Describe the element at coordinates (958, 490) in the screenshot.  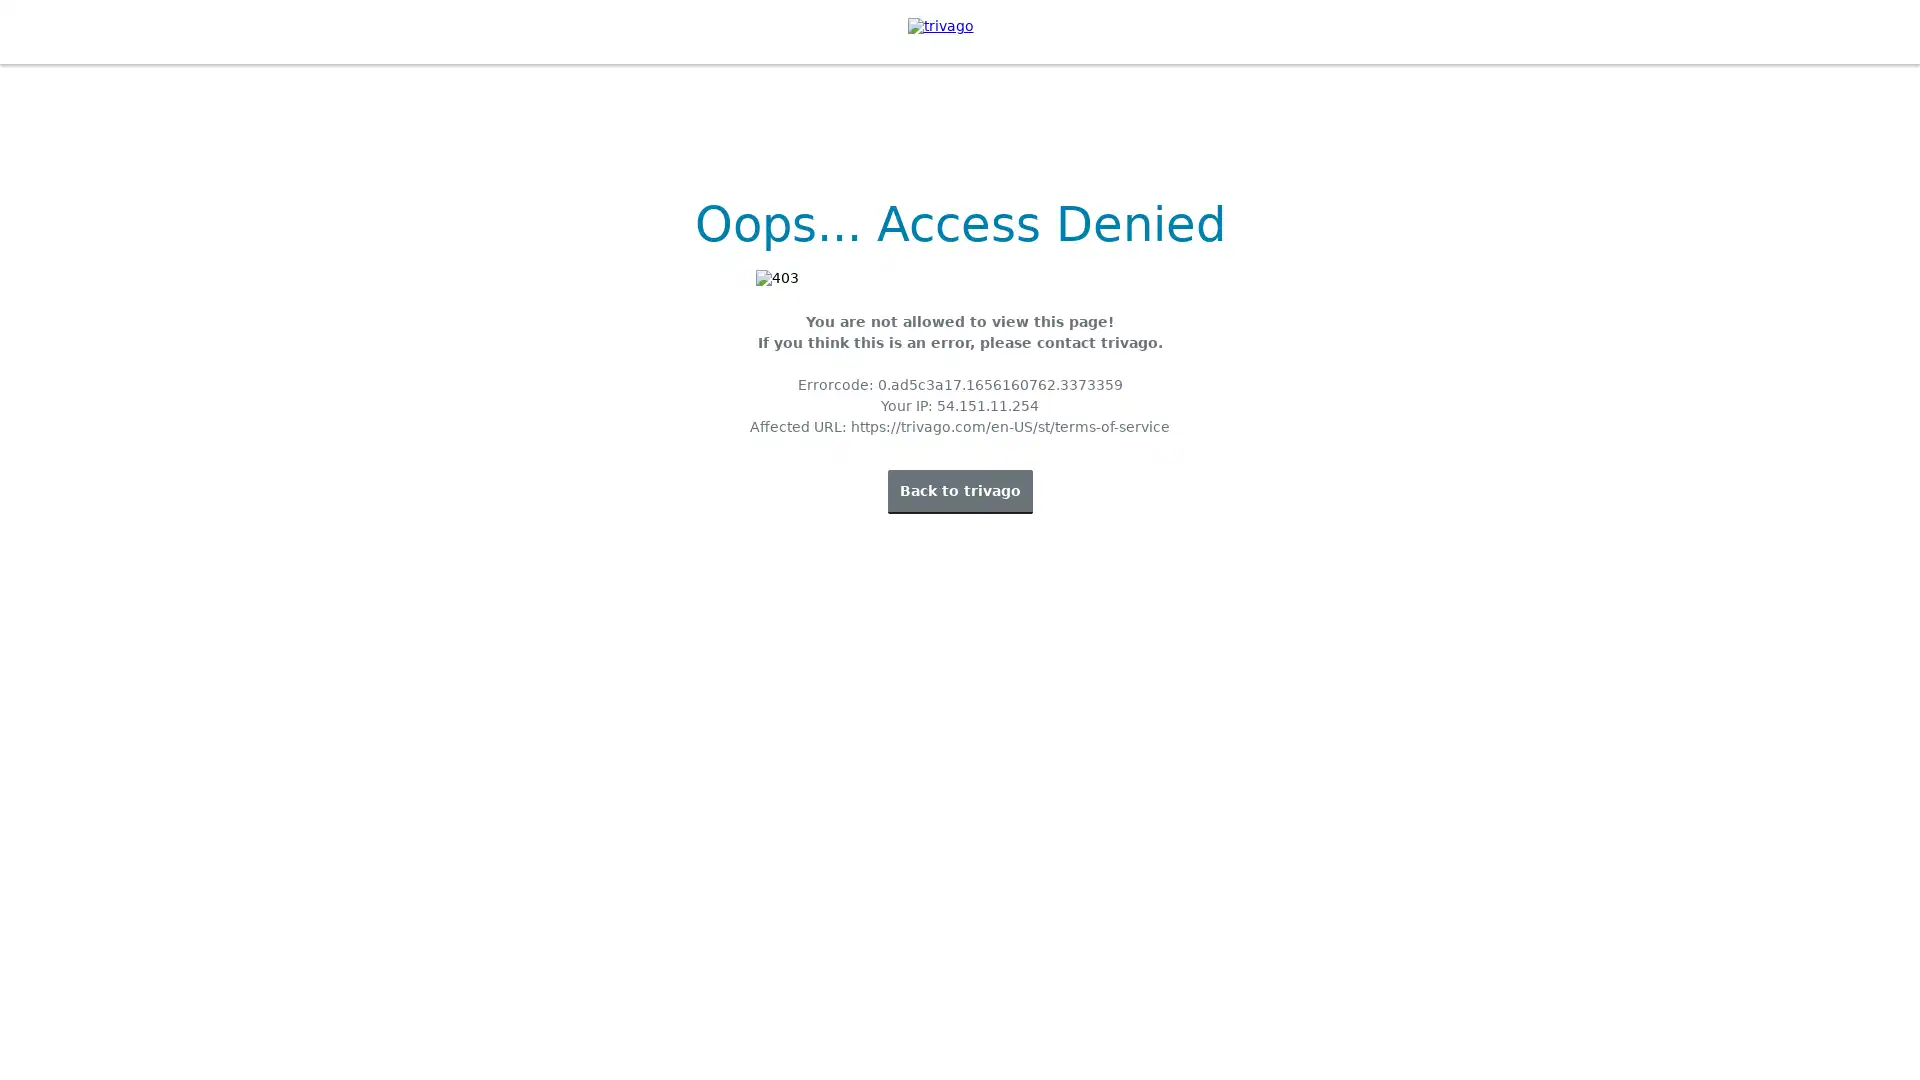
I see `Back to trivago` at that location.